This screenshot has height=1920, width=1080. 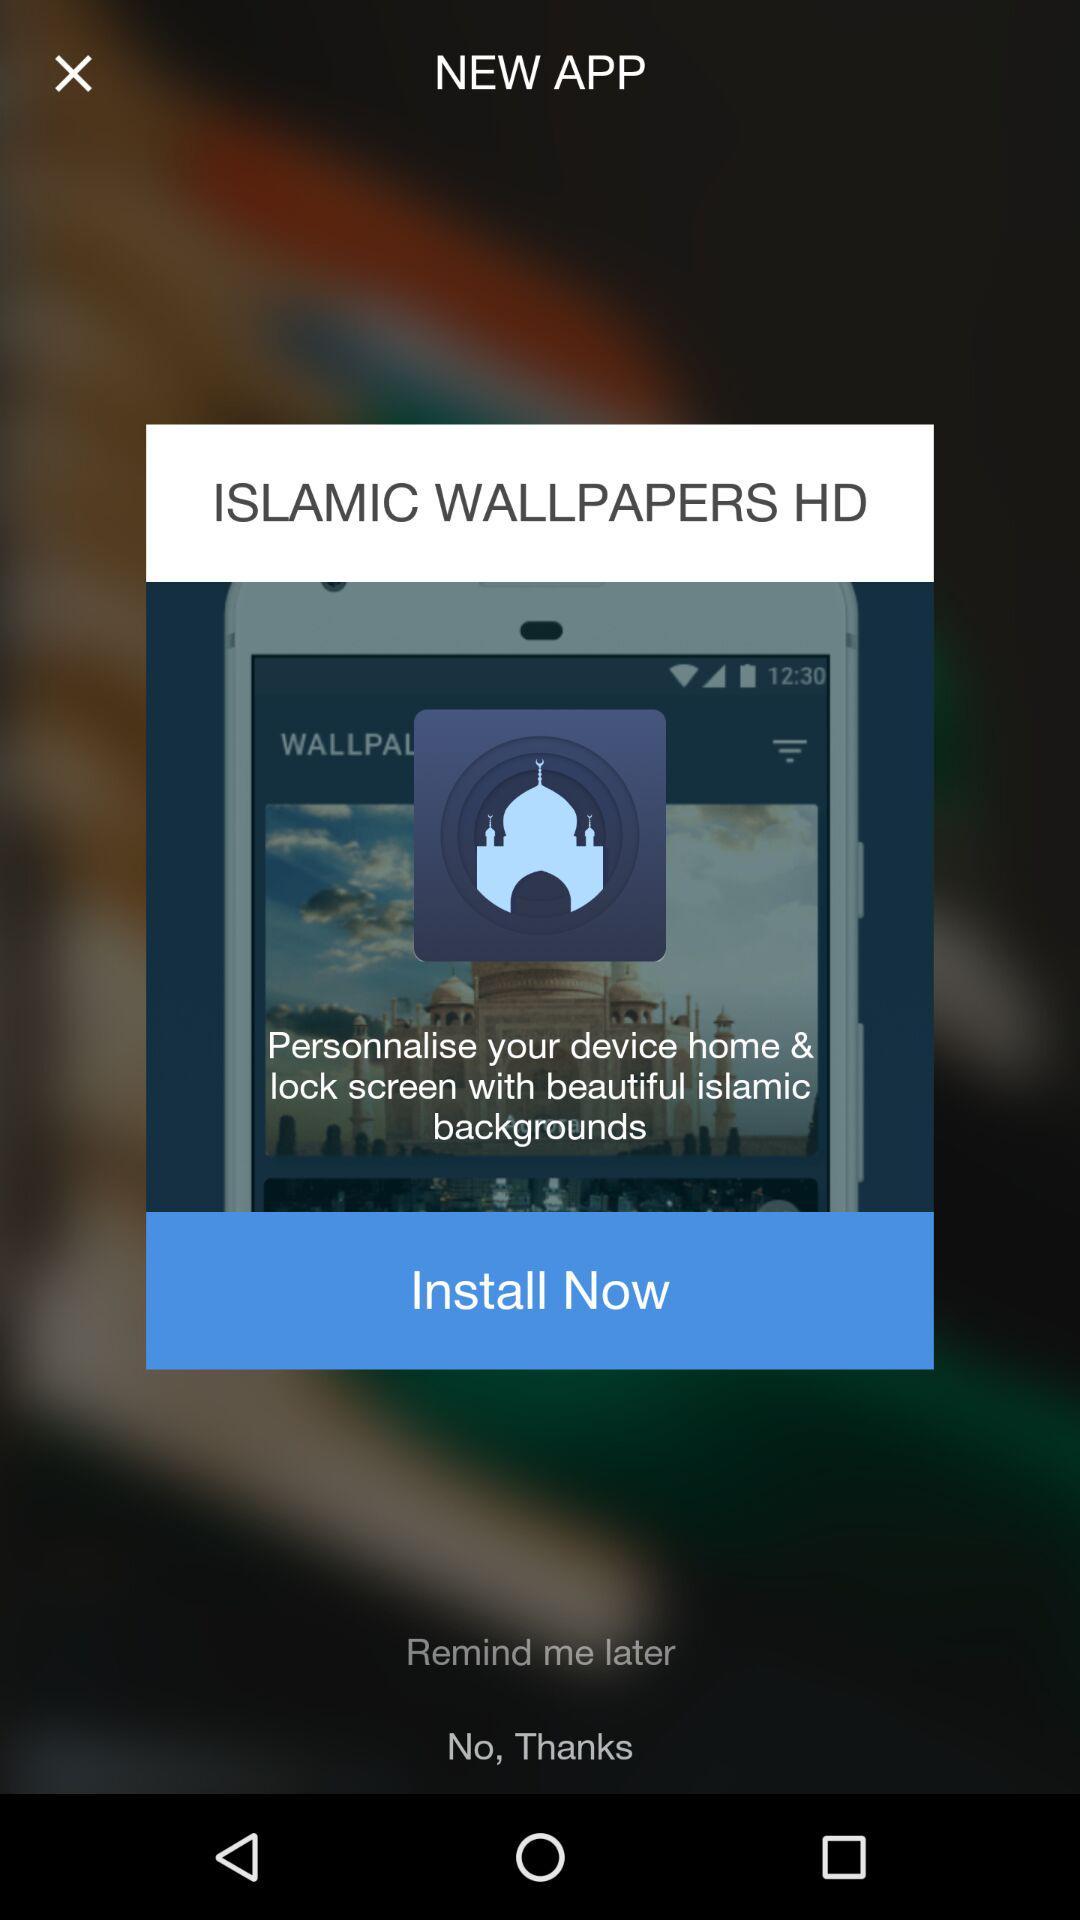 What do you see at coordinates (540, 1745) in the screenshot?
I see `the no, thanks` at bounding box center [540, 1745].